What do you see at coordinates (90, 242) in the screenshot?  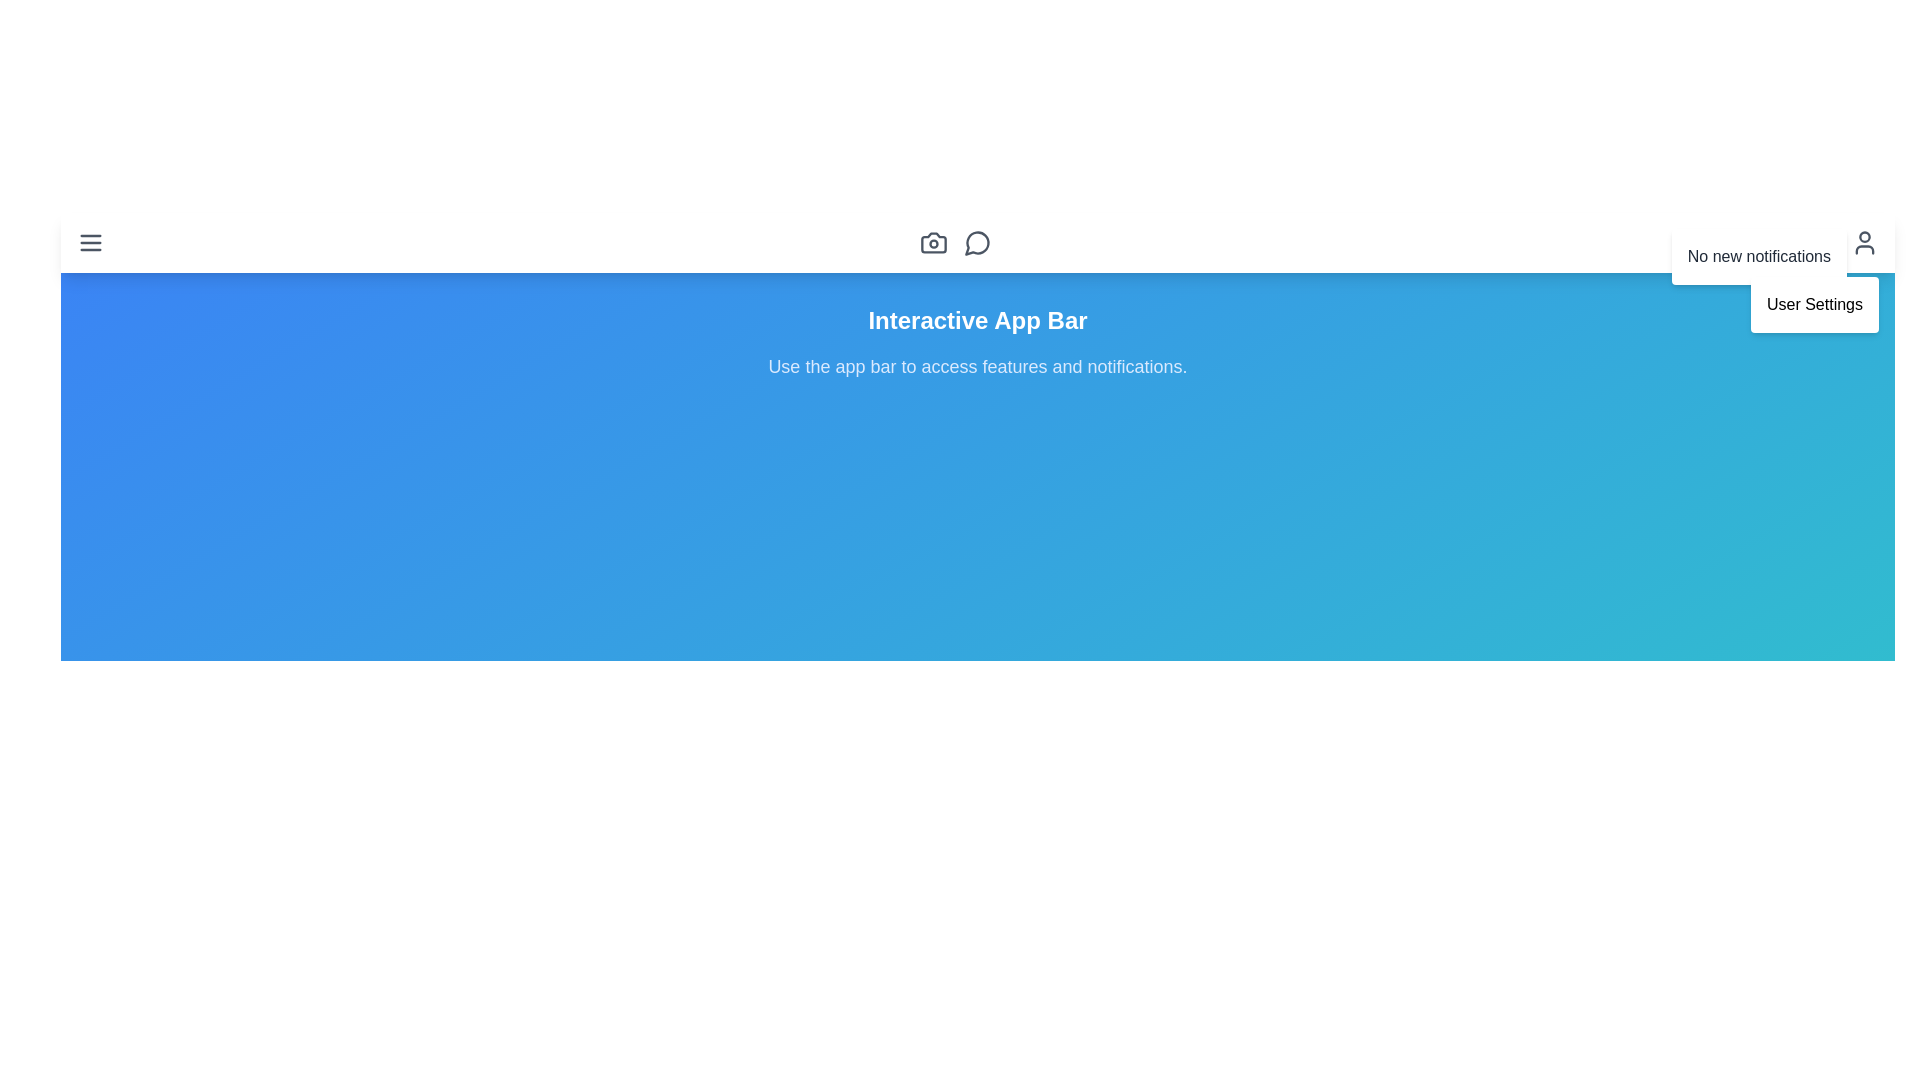 I see `the menu icon located on the left-hand side of the app bar` at bounding box center [90, 242].